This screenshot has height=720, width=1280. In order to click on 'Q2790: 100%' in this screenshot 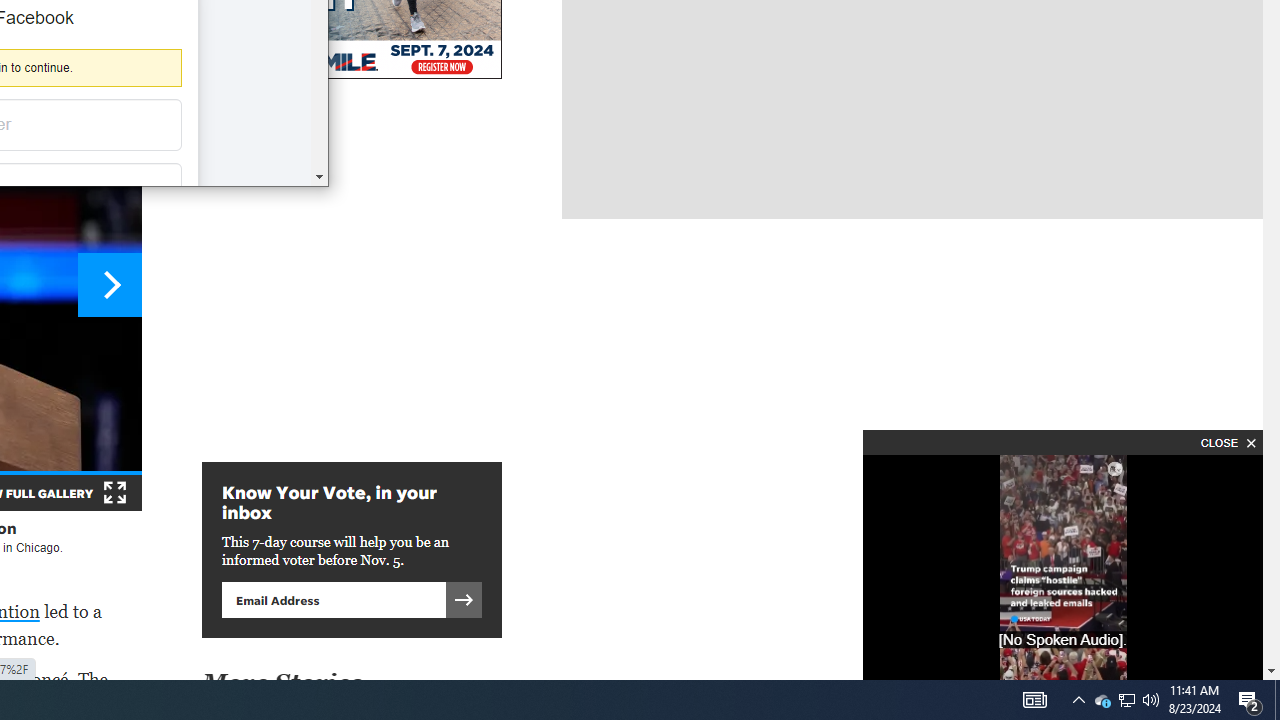, I will do `click(1151, 698)`.